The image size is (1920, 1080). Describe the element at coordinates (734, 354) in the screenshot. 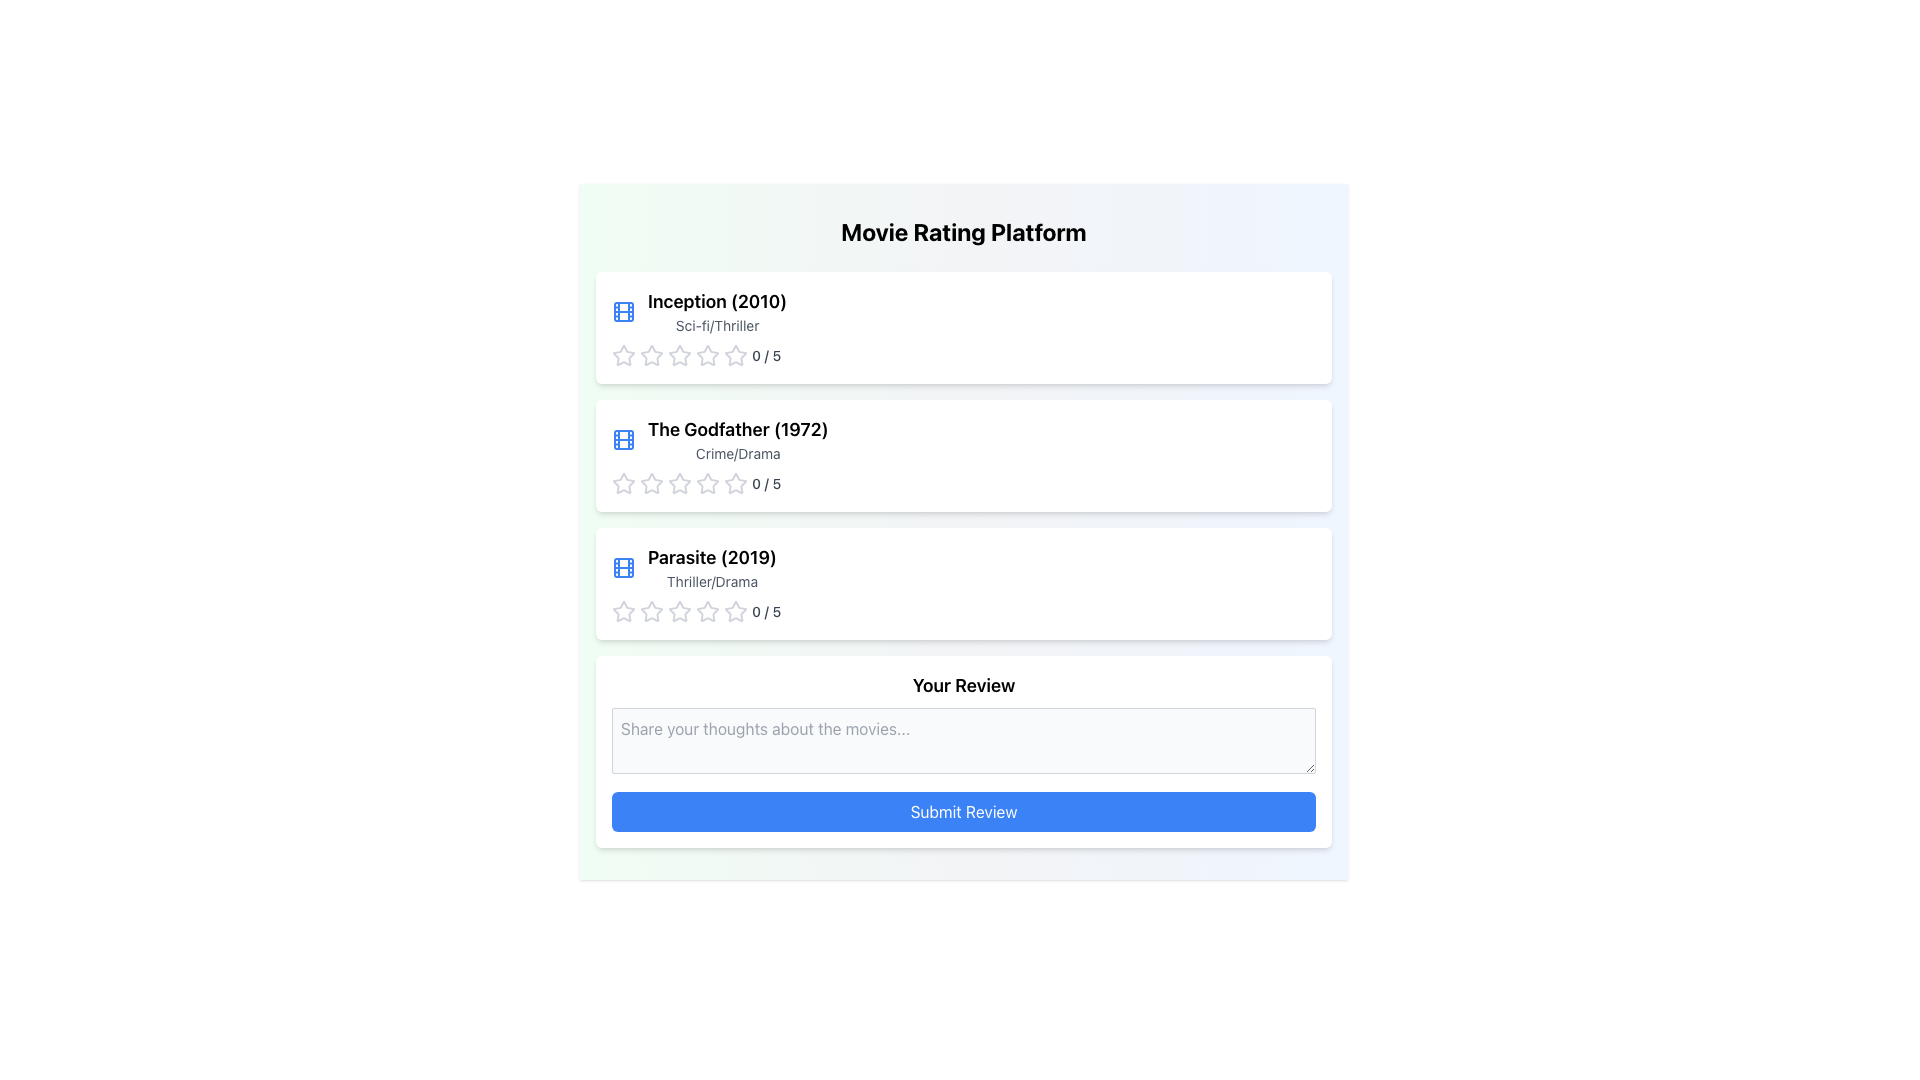

I see `the fourth star in the rating system for the 'Inception (2010)' movie` at that location.